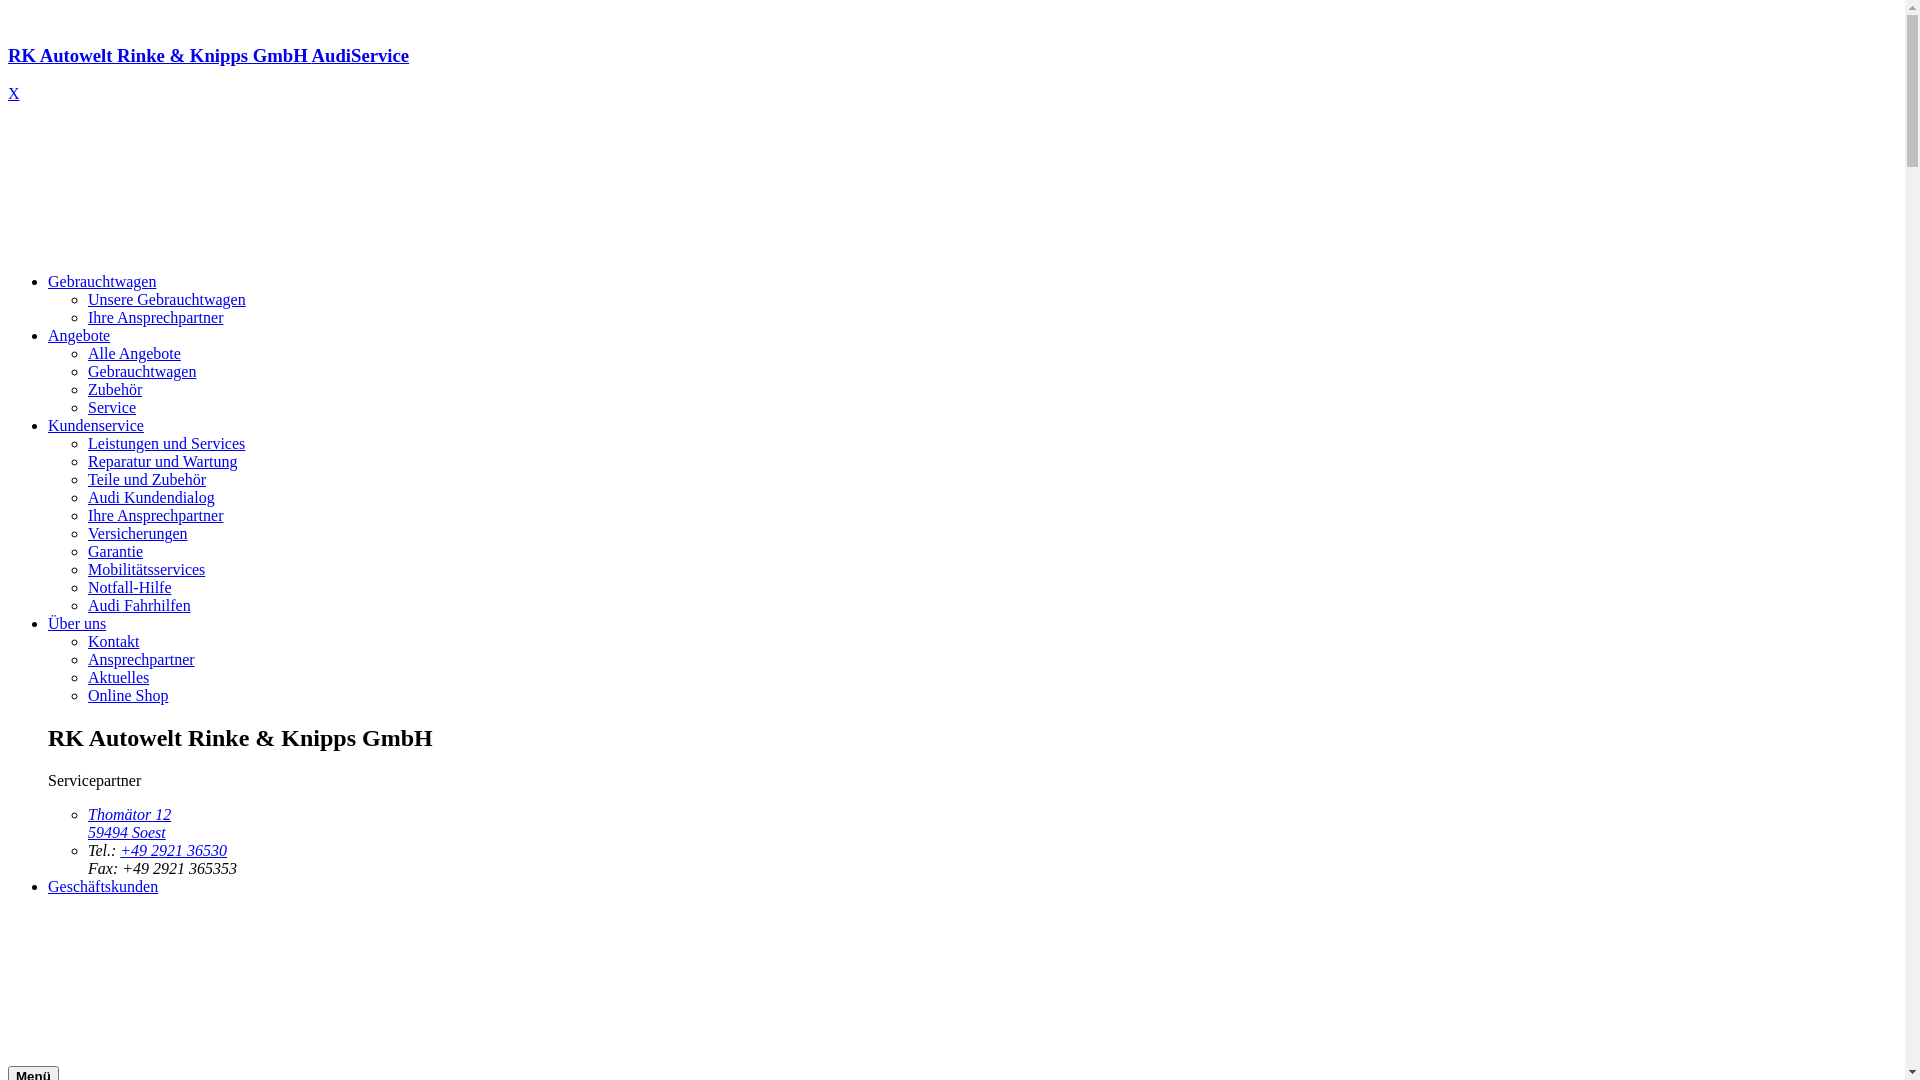 This screenshot has height=1080, width=1920. Describe the element at coordinates (110, 406) in the screenshot. I see `'Service'` at that location.